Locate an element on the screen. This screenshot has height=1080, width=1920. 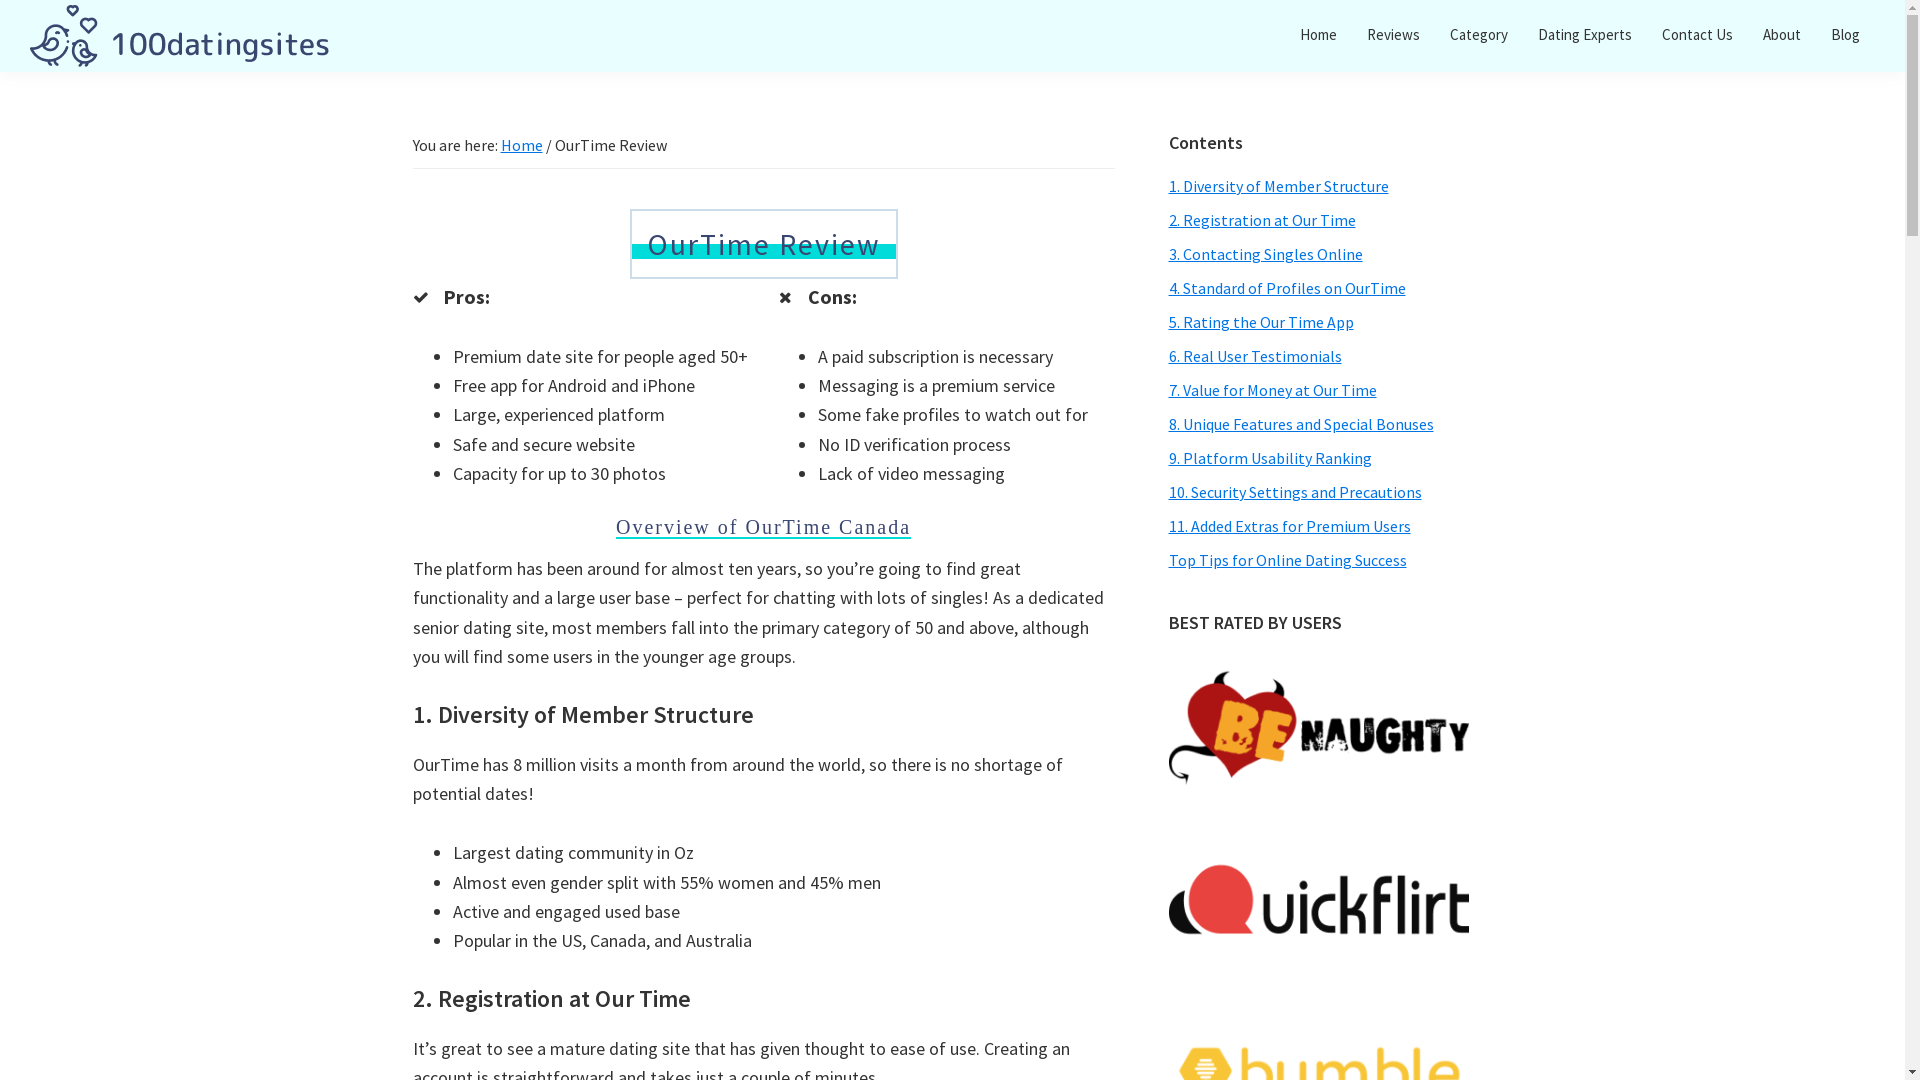
'Top Tips for Online Dating Success' is located at coordinates (1286, 559).